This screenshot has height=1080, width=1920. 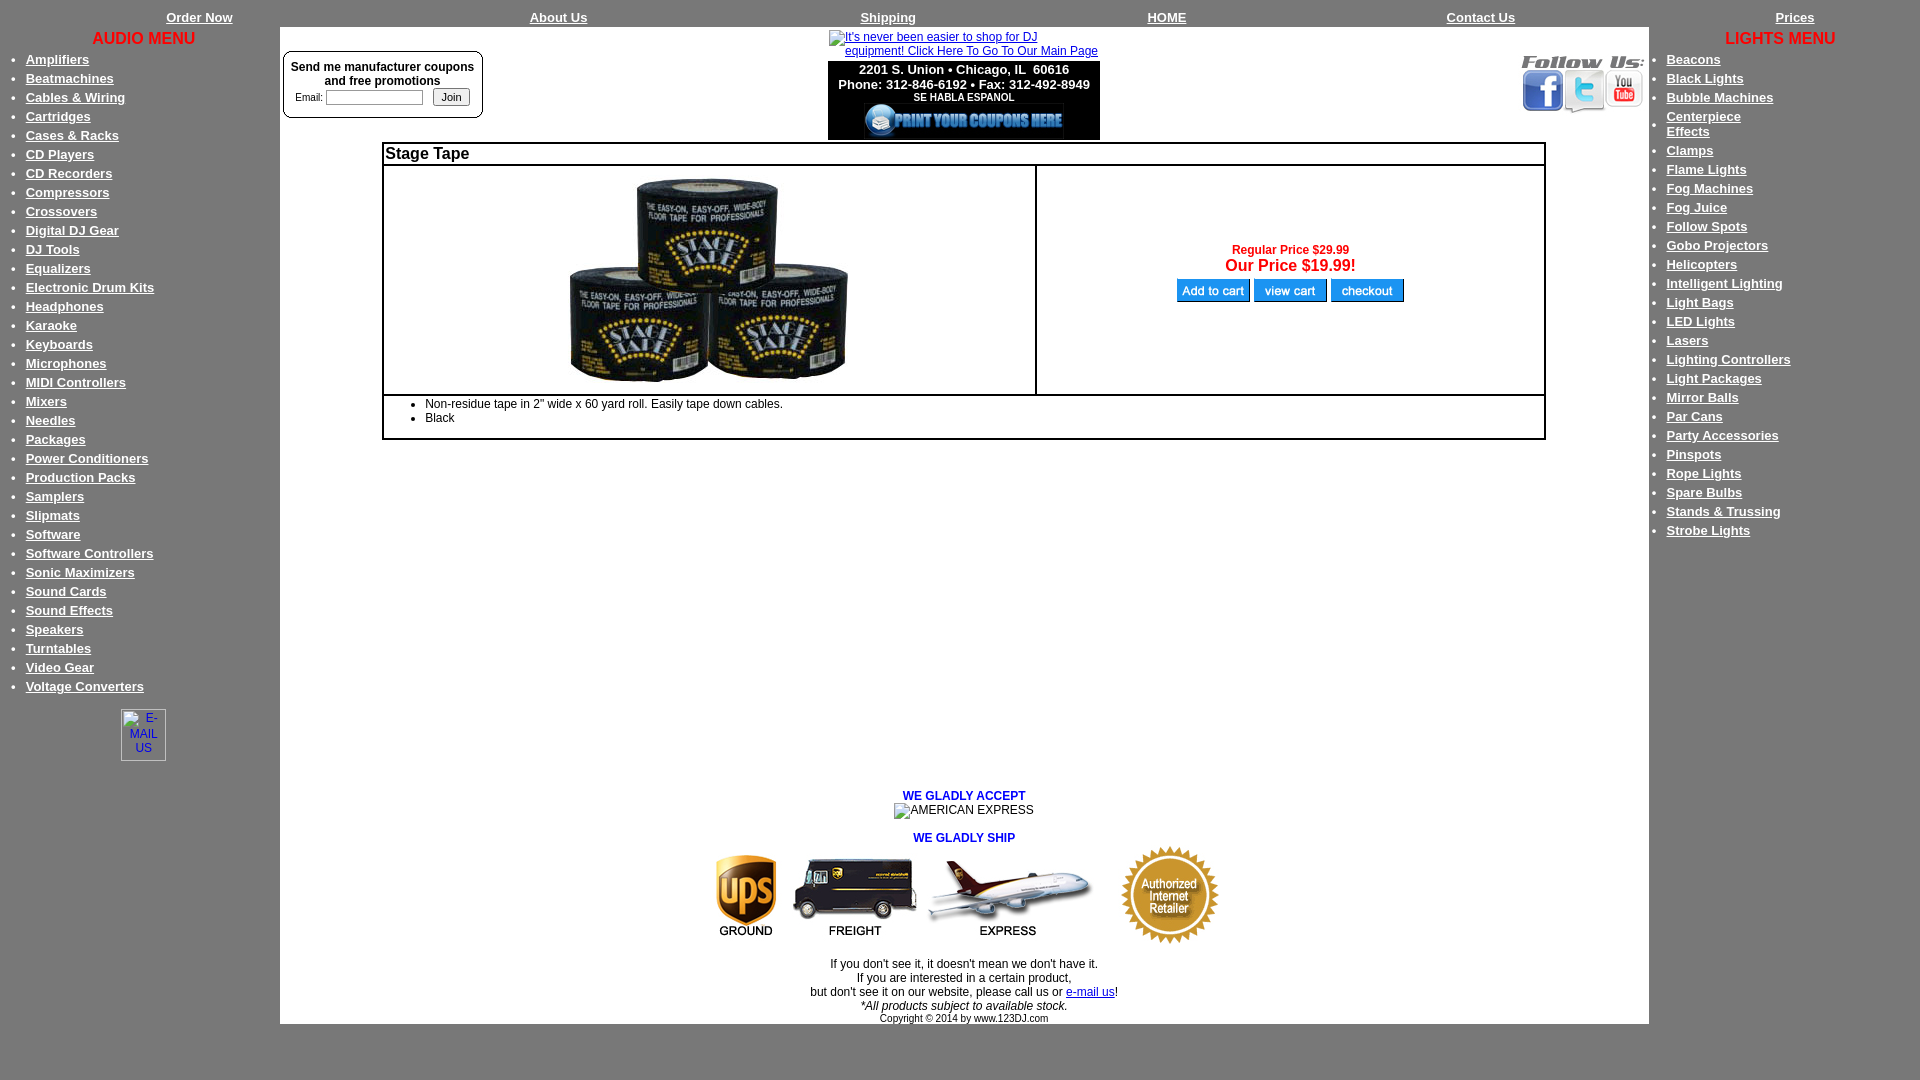 I want to click on 'Sonic Maximizers', so click(x=80, y=572).